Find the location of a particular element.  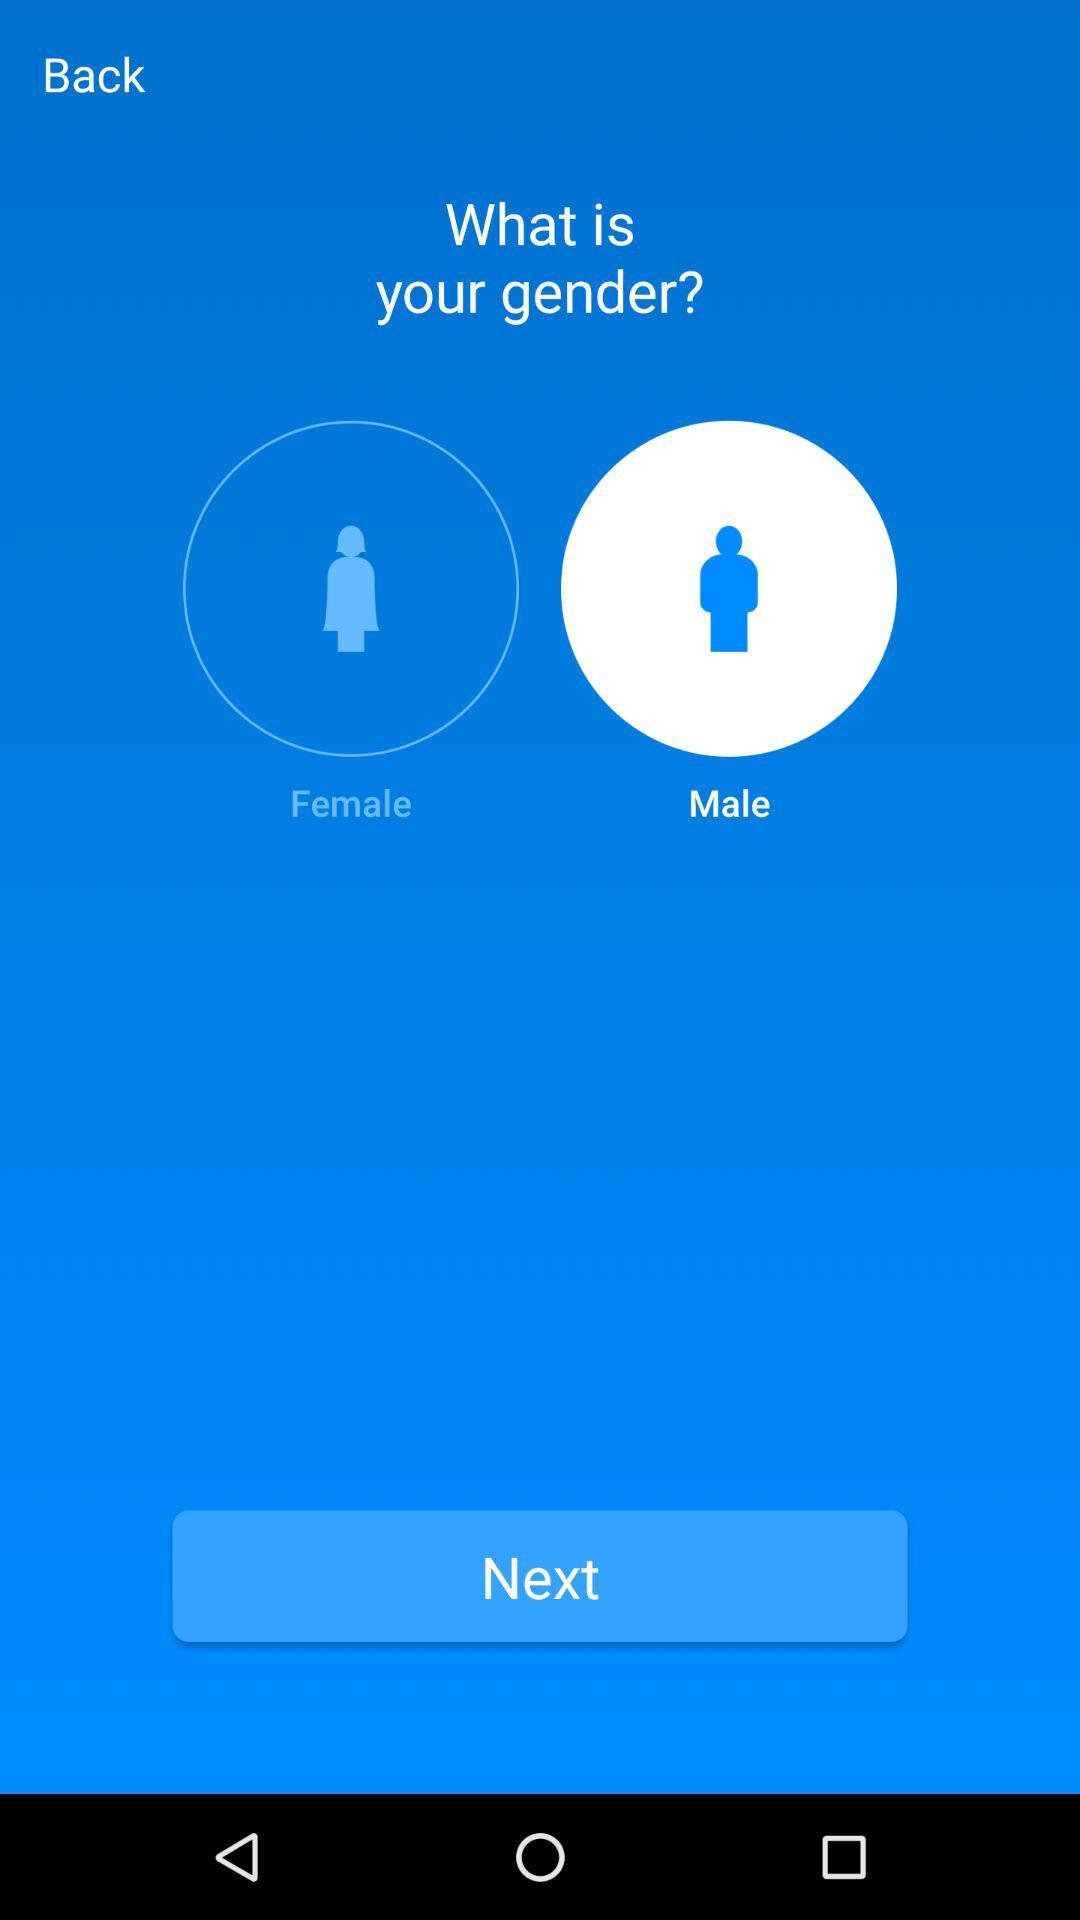

back icon is located at coordinates (93, 73).